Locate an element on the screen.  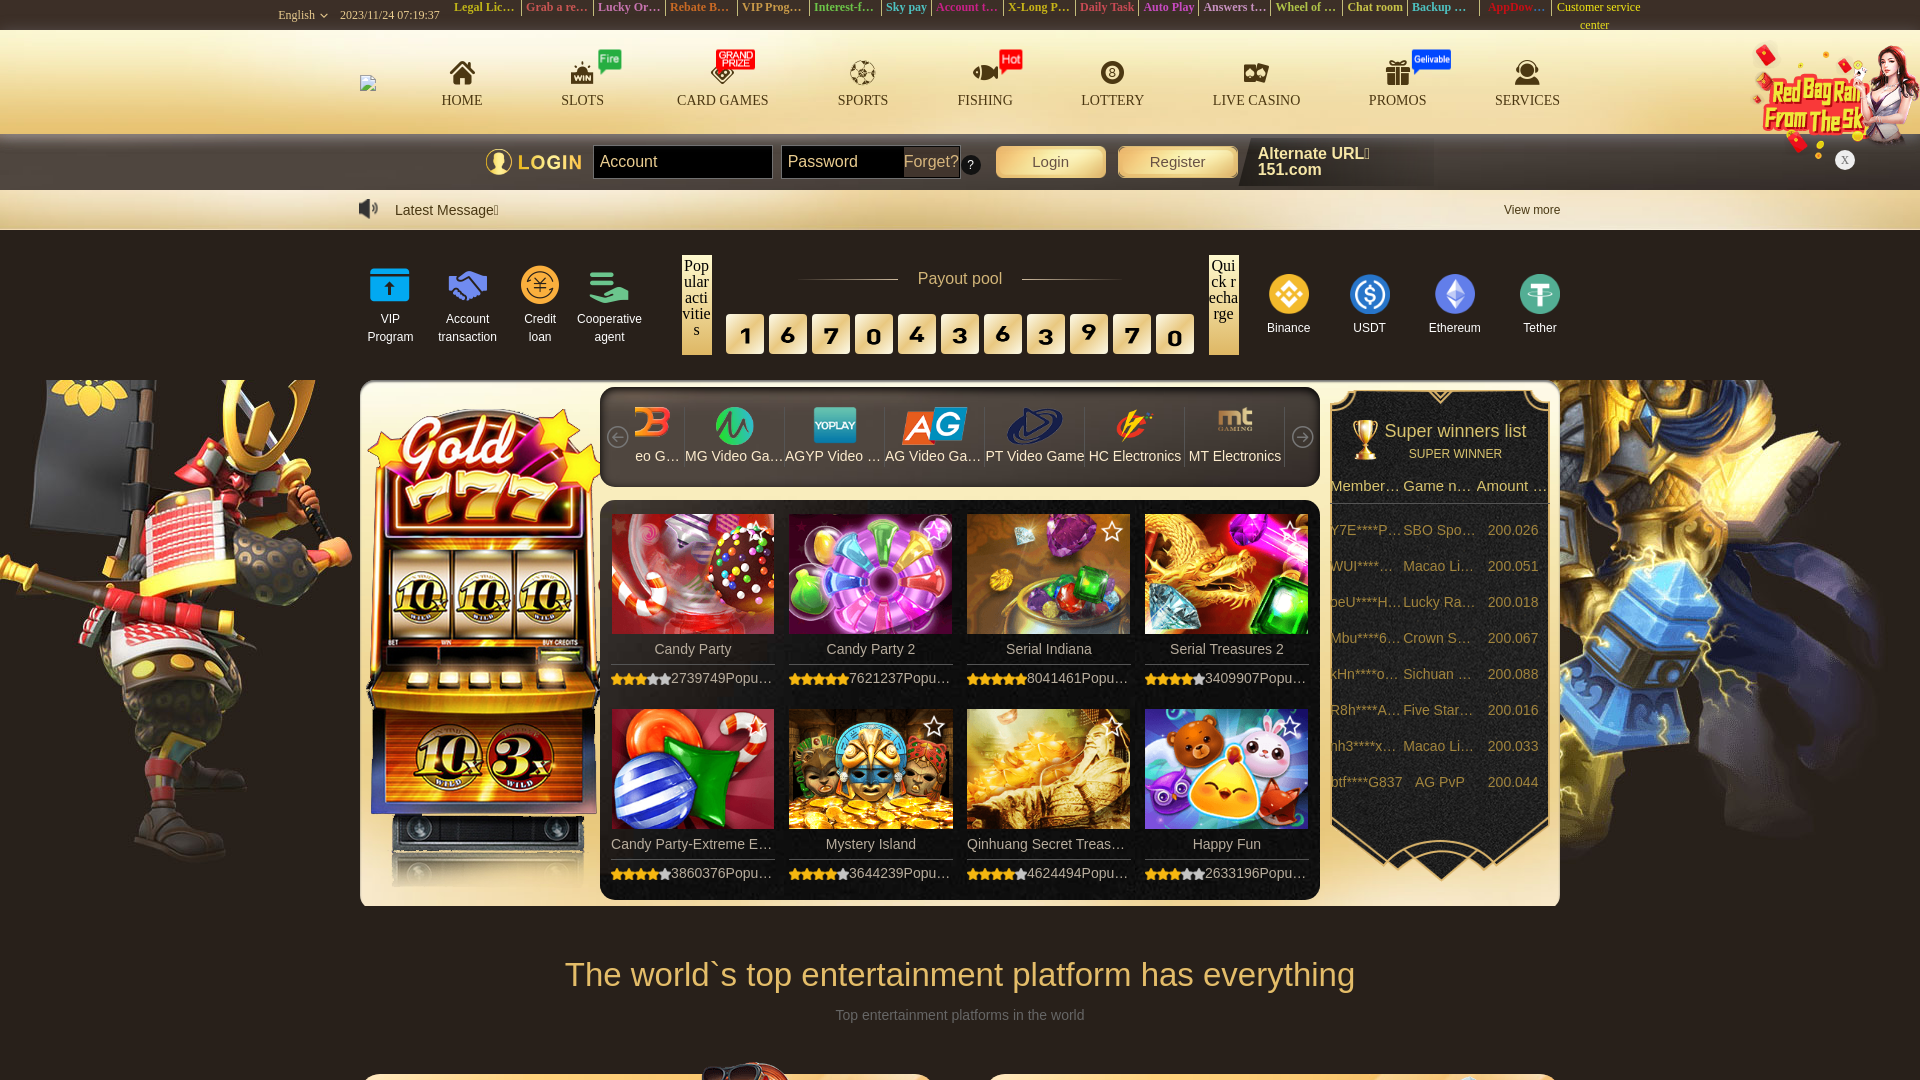
'SLOTS' is located at coordinates (581, 81).